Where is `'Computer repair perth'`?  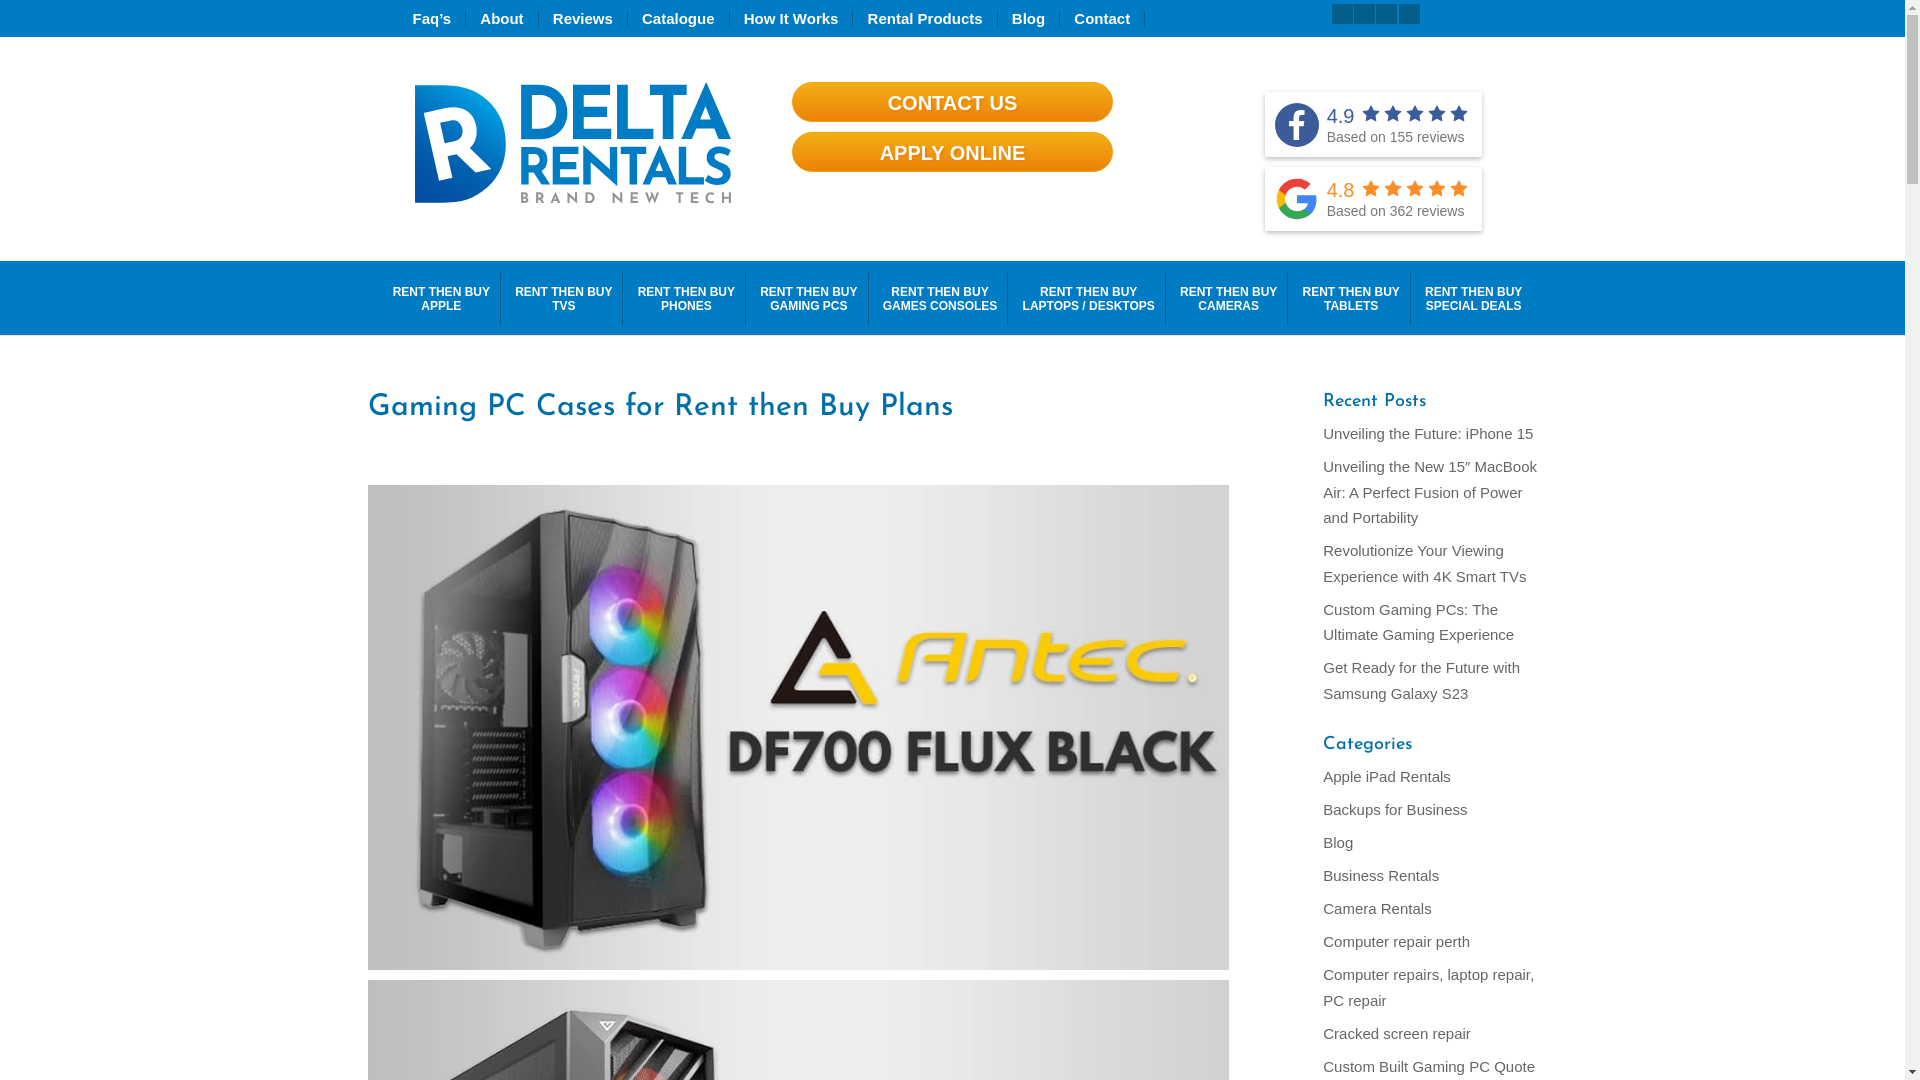
'Computer repair perth' is located at coordinates (1395, 941).